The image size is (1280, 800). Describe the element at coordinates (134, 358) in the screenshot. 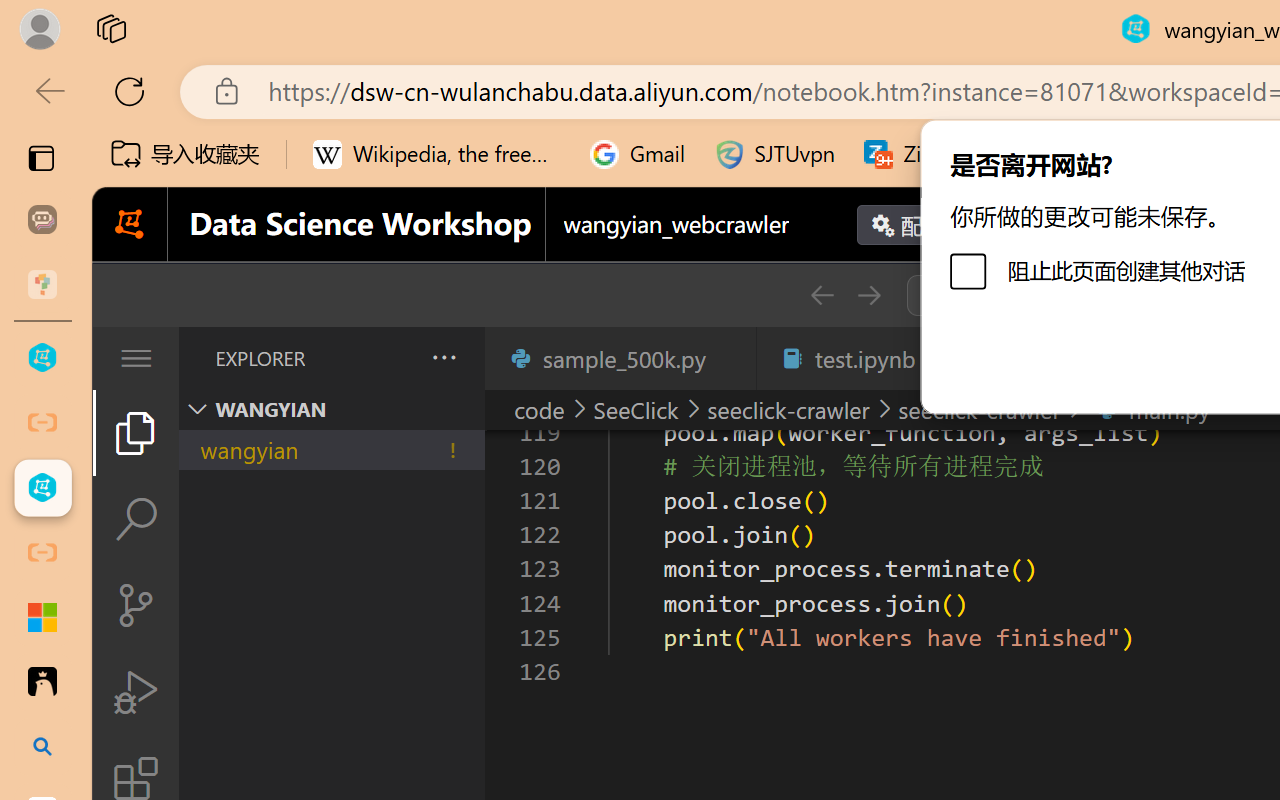

I see `'Class: menubar compact overflow-menu-only'` at that location.